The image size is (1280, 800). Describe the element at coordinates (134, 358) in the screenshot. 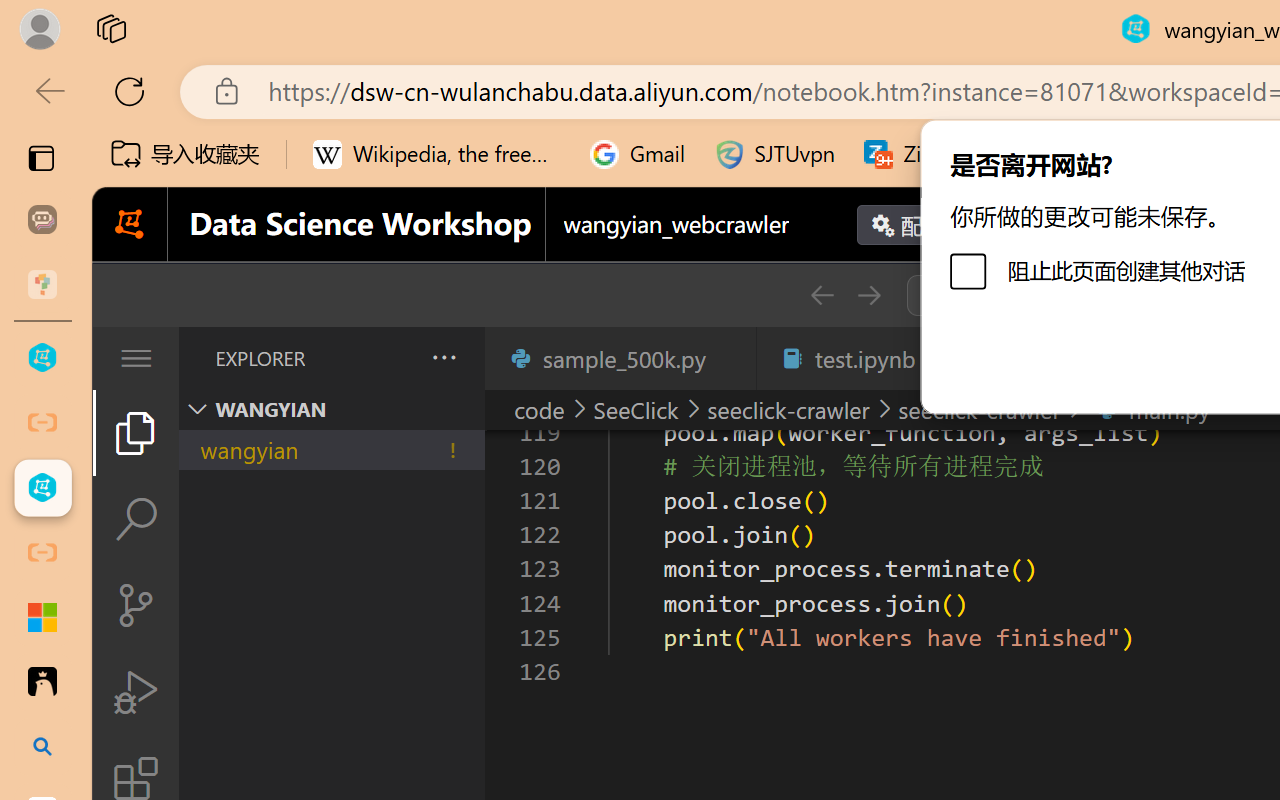

I see `'Class: menubar compact overflow-menu-only'` at that location.